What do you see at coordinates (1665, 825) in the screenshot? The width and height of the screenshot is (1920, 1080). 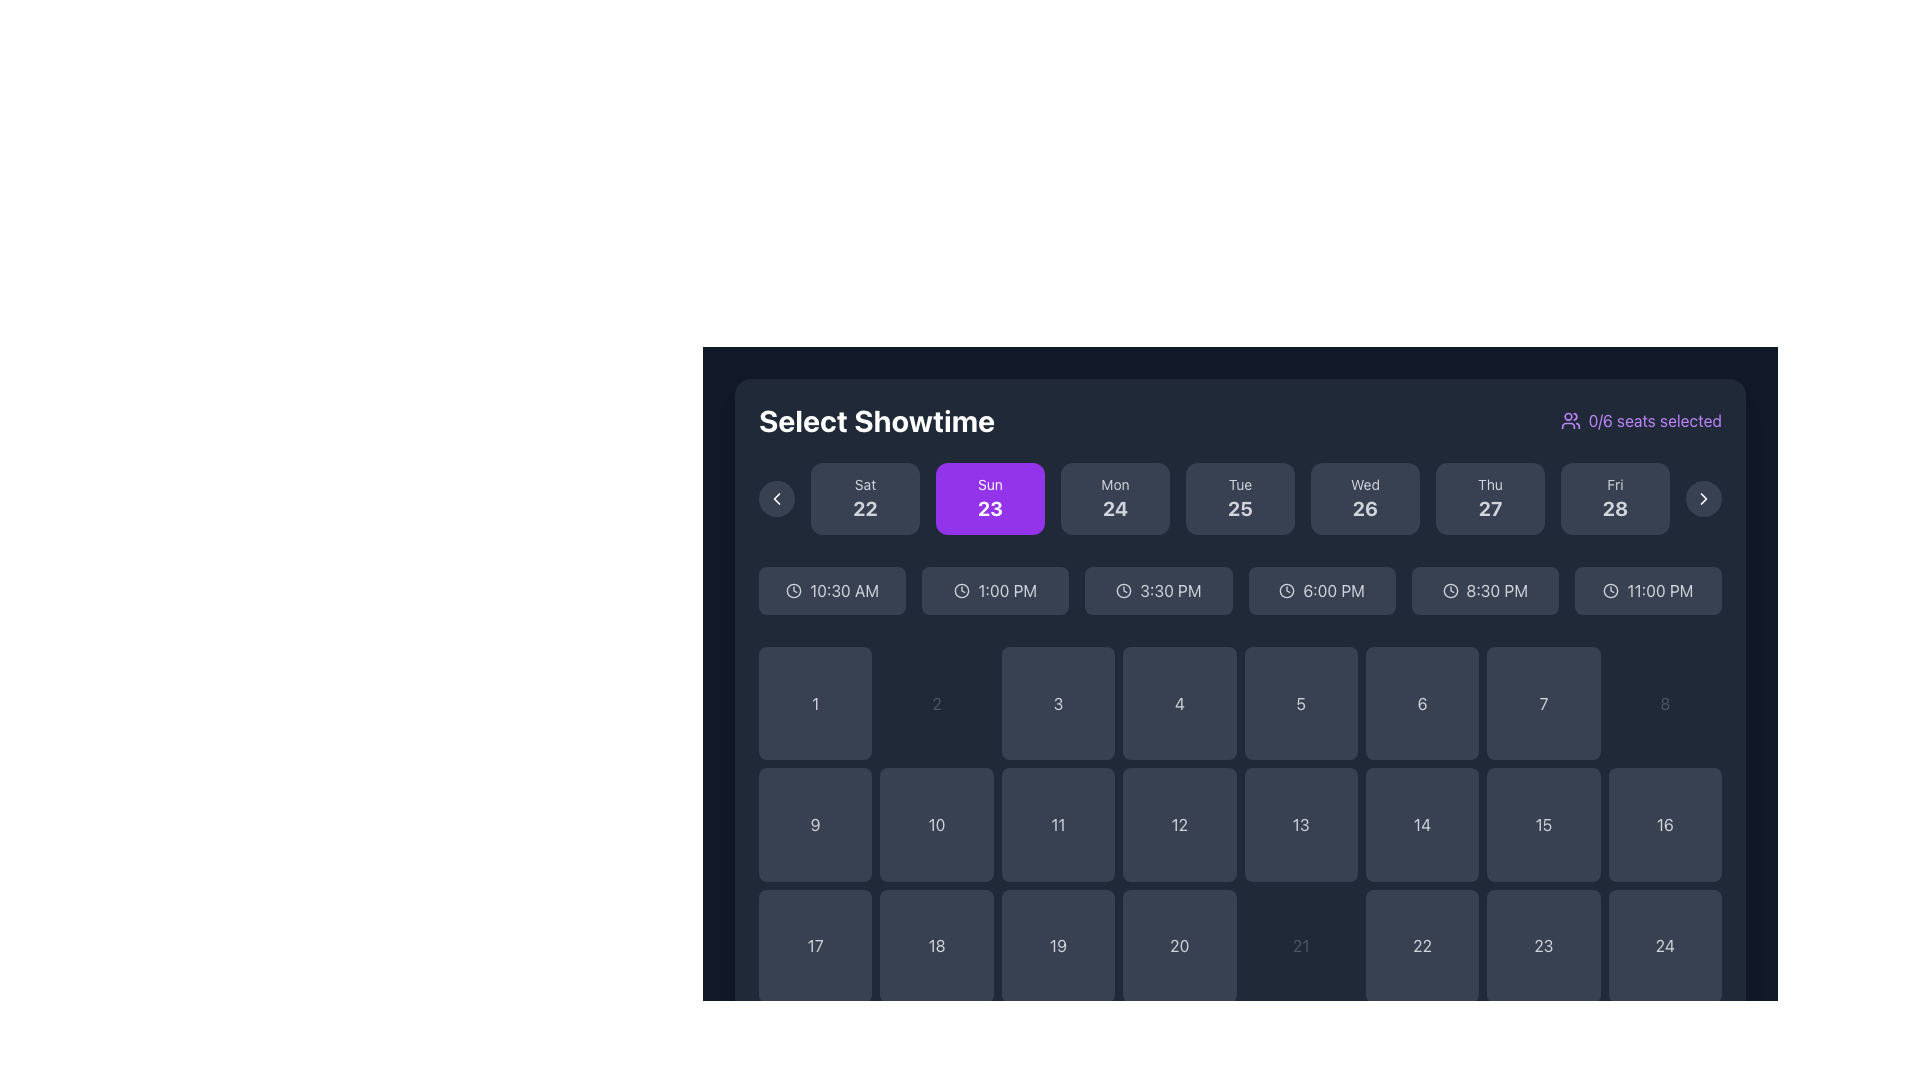 I see `the button in the fourth row and fourth column of the grid` at bounding box center [1665, 825].